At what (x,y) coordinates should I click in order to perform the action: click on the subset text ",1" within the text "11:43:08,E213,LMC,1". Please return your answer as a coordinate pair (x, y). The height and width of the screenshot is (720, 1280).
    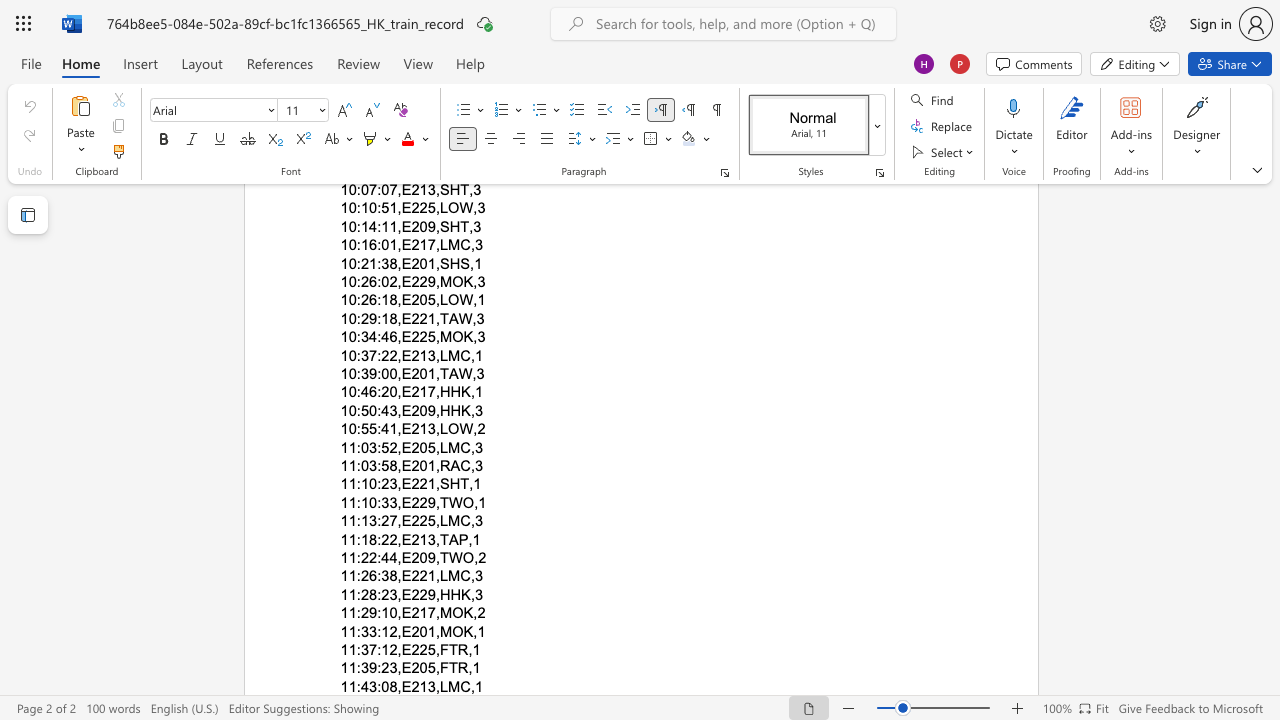
    Looking at the image, I should click on (469, 685).